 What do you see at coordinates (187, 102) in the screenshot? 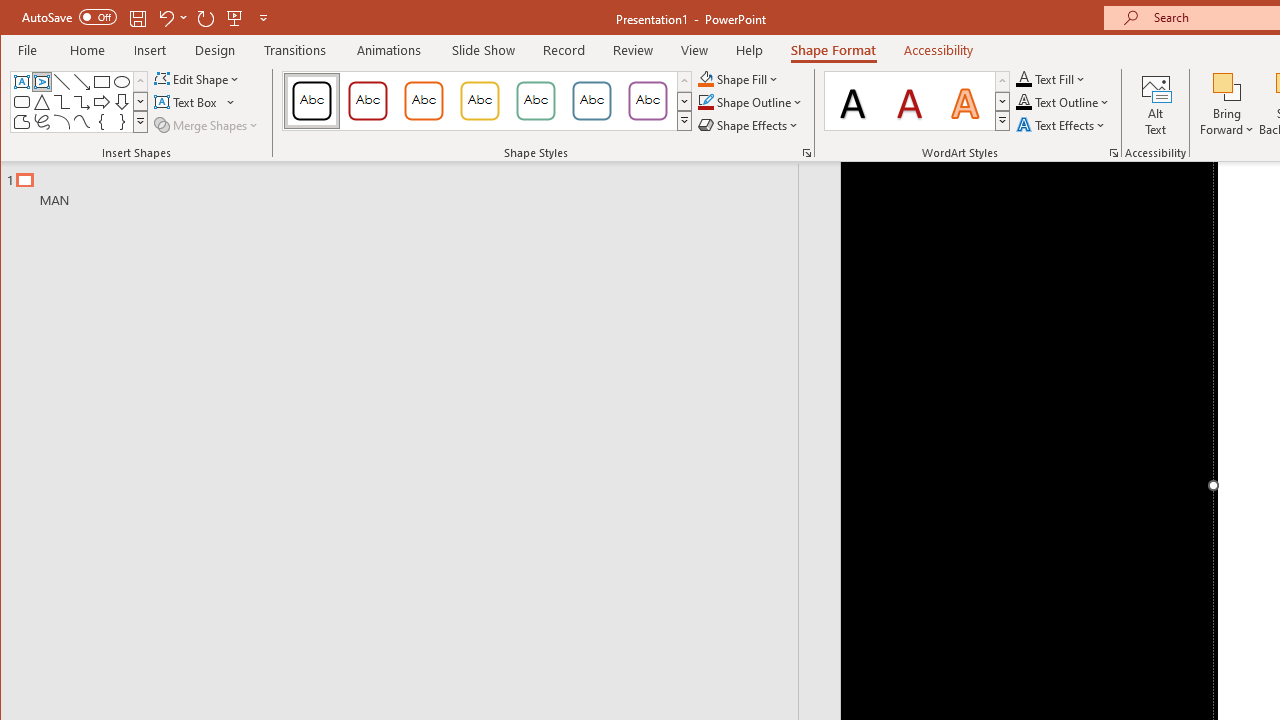
I see `'Draw Horizontal Text Box'` at bounding box center [187, 102].